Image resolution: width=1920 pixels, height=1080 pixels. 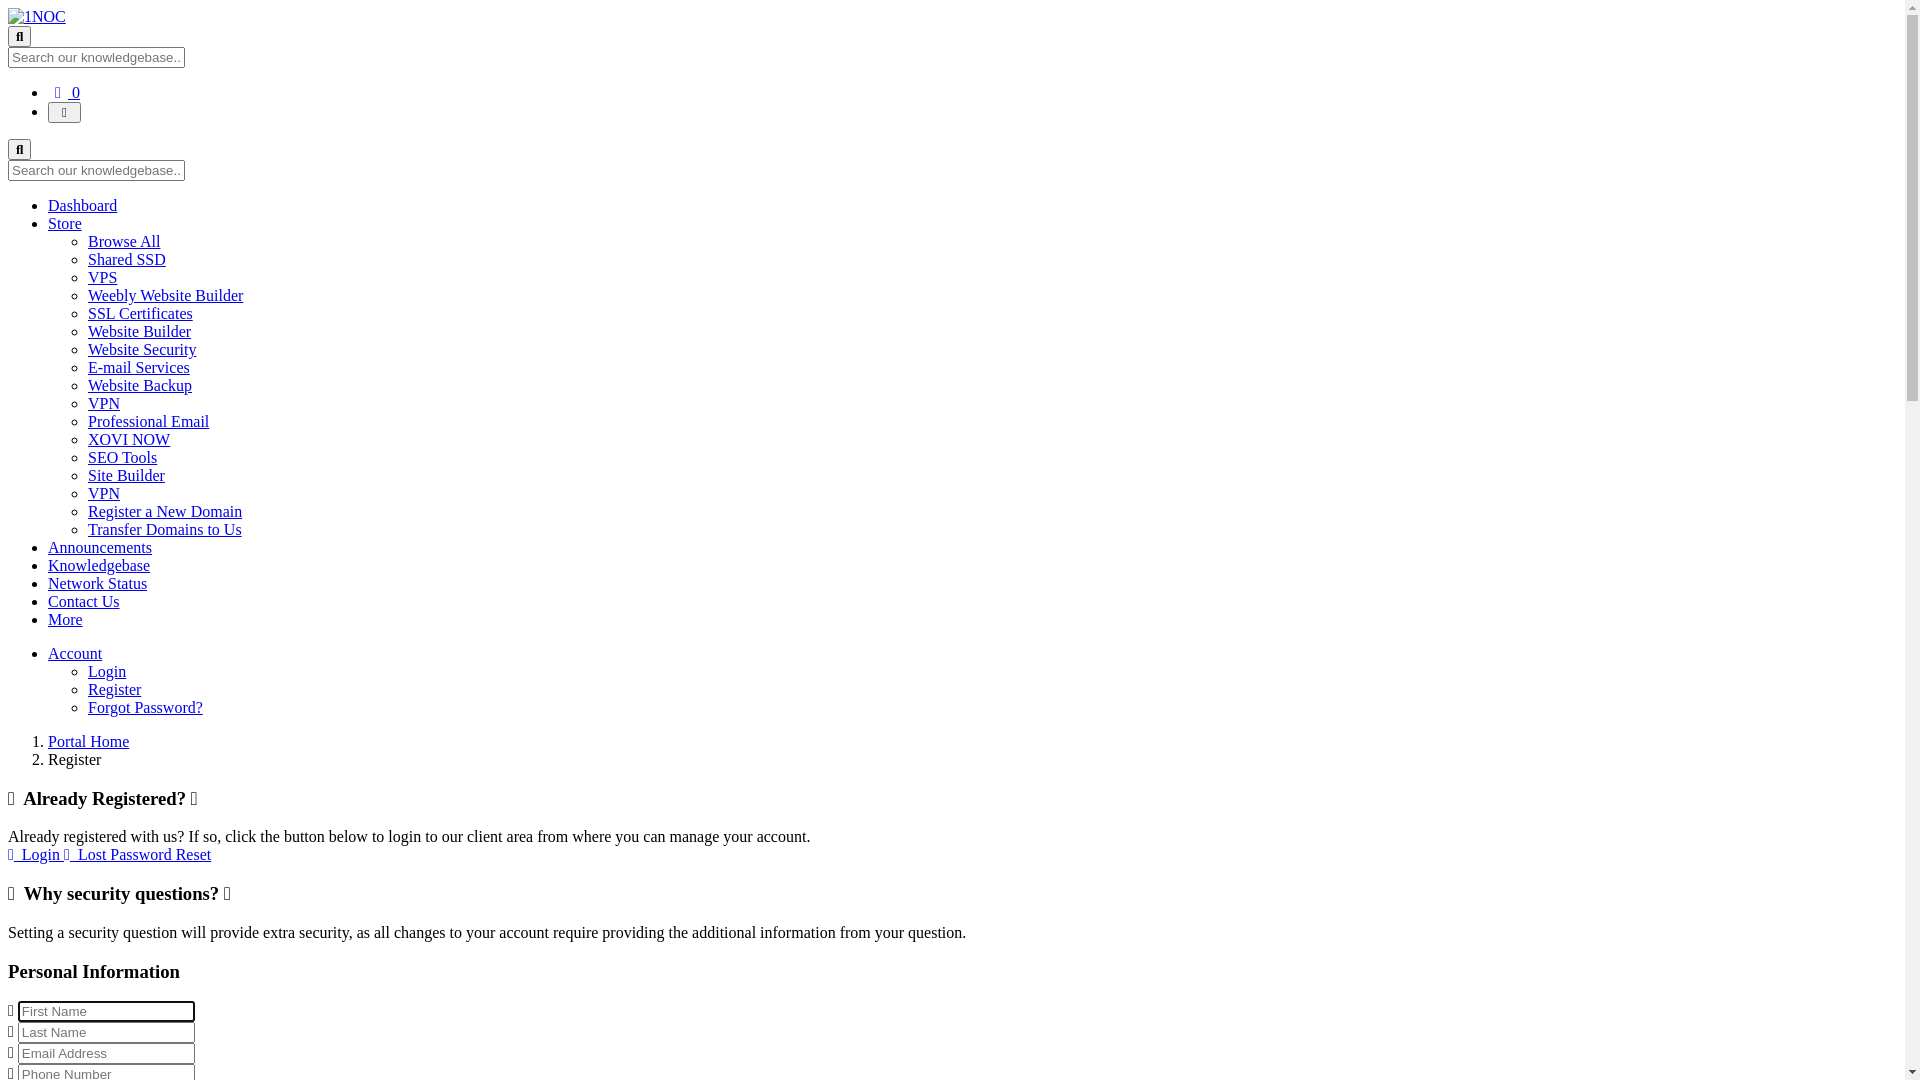 I want to click on 'Portal Home', so click(x=48, y=741).